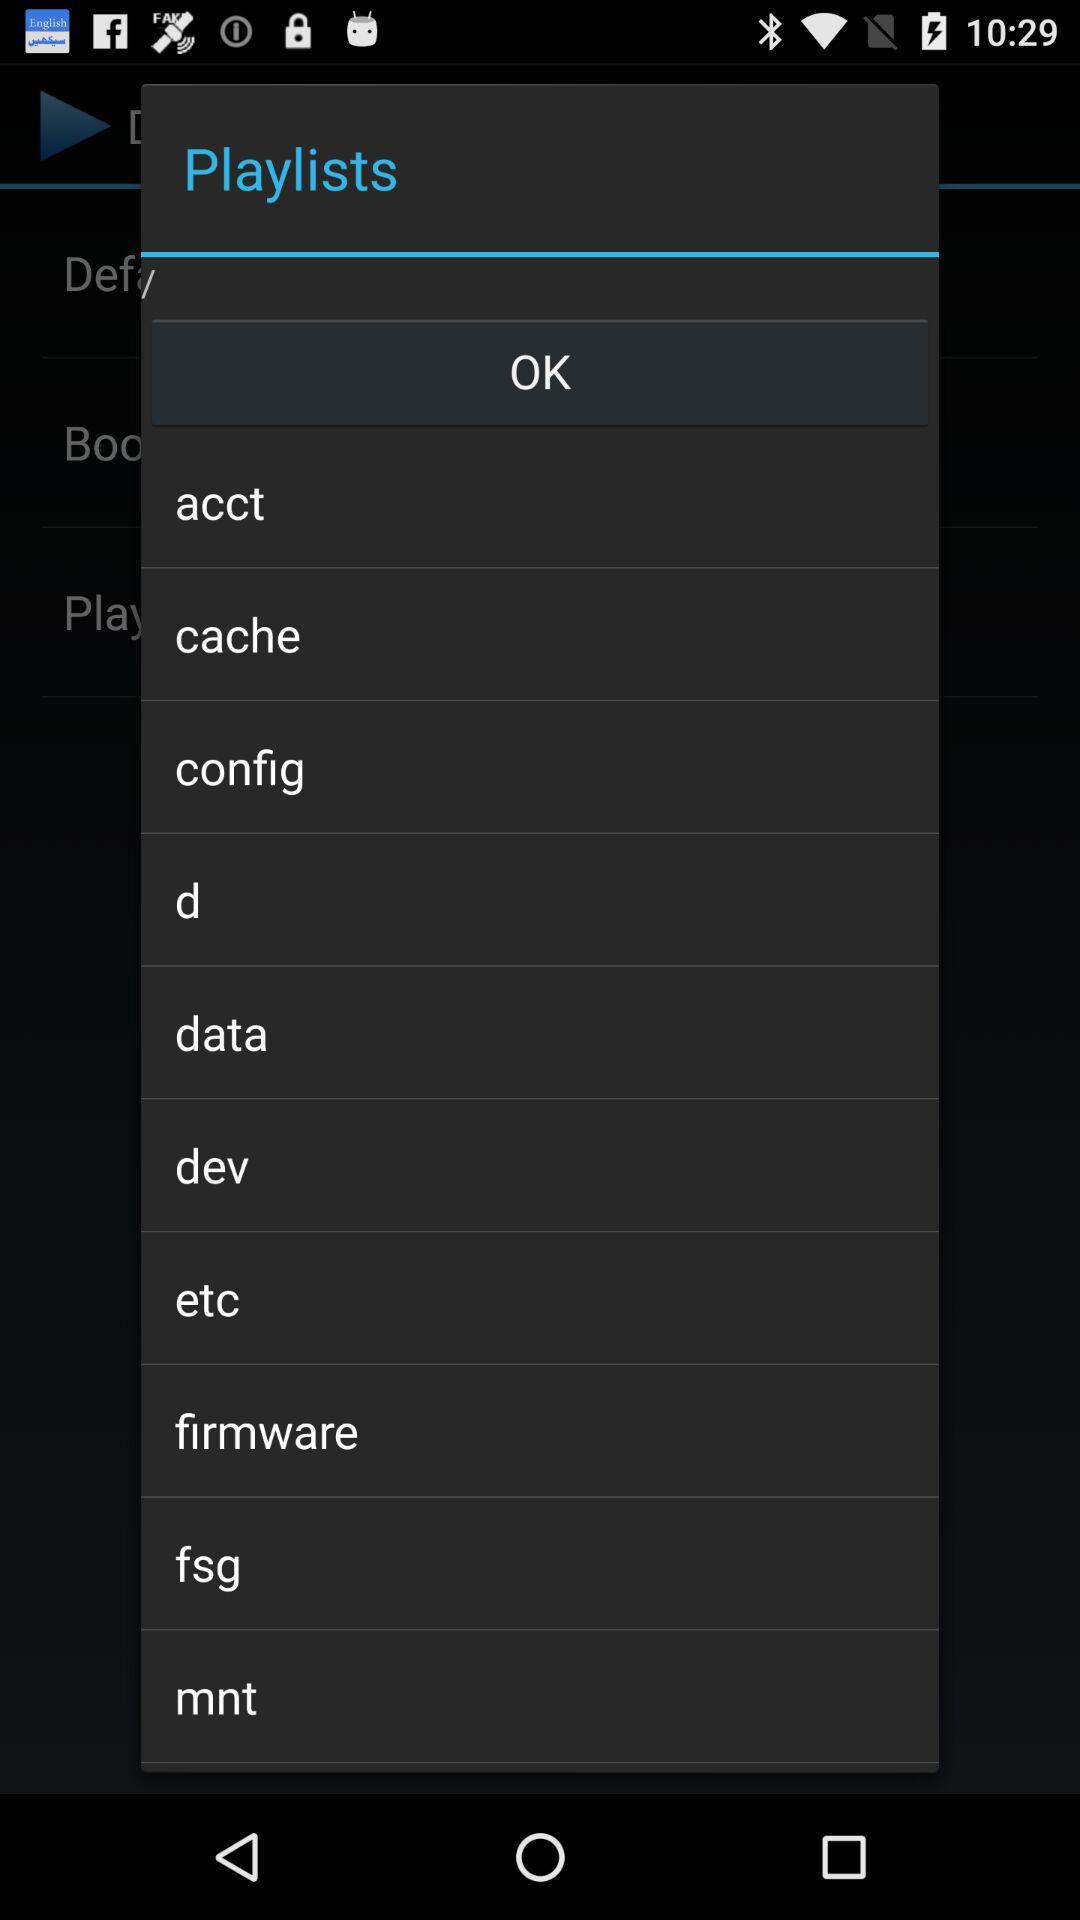  What do you see at coordinates (540, 1695) in the screenshot?
I see `the mnt app` at bounding box center [540, 1695].